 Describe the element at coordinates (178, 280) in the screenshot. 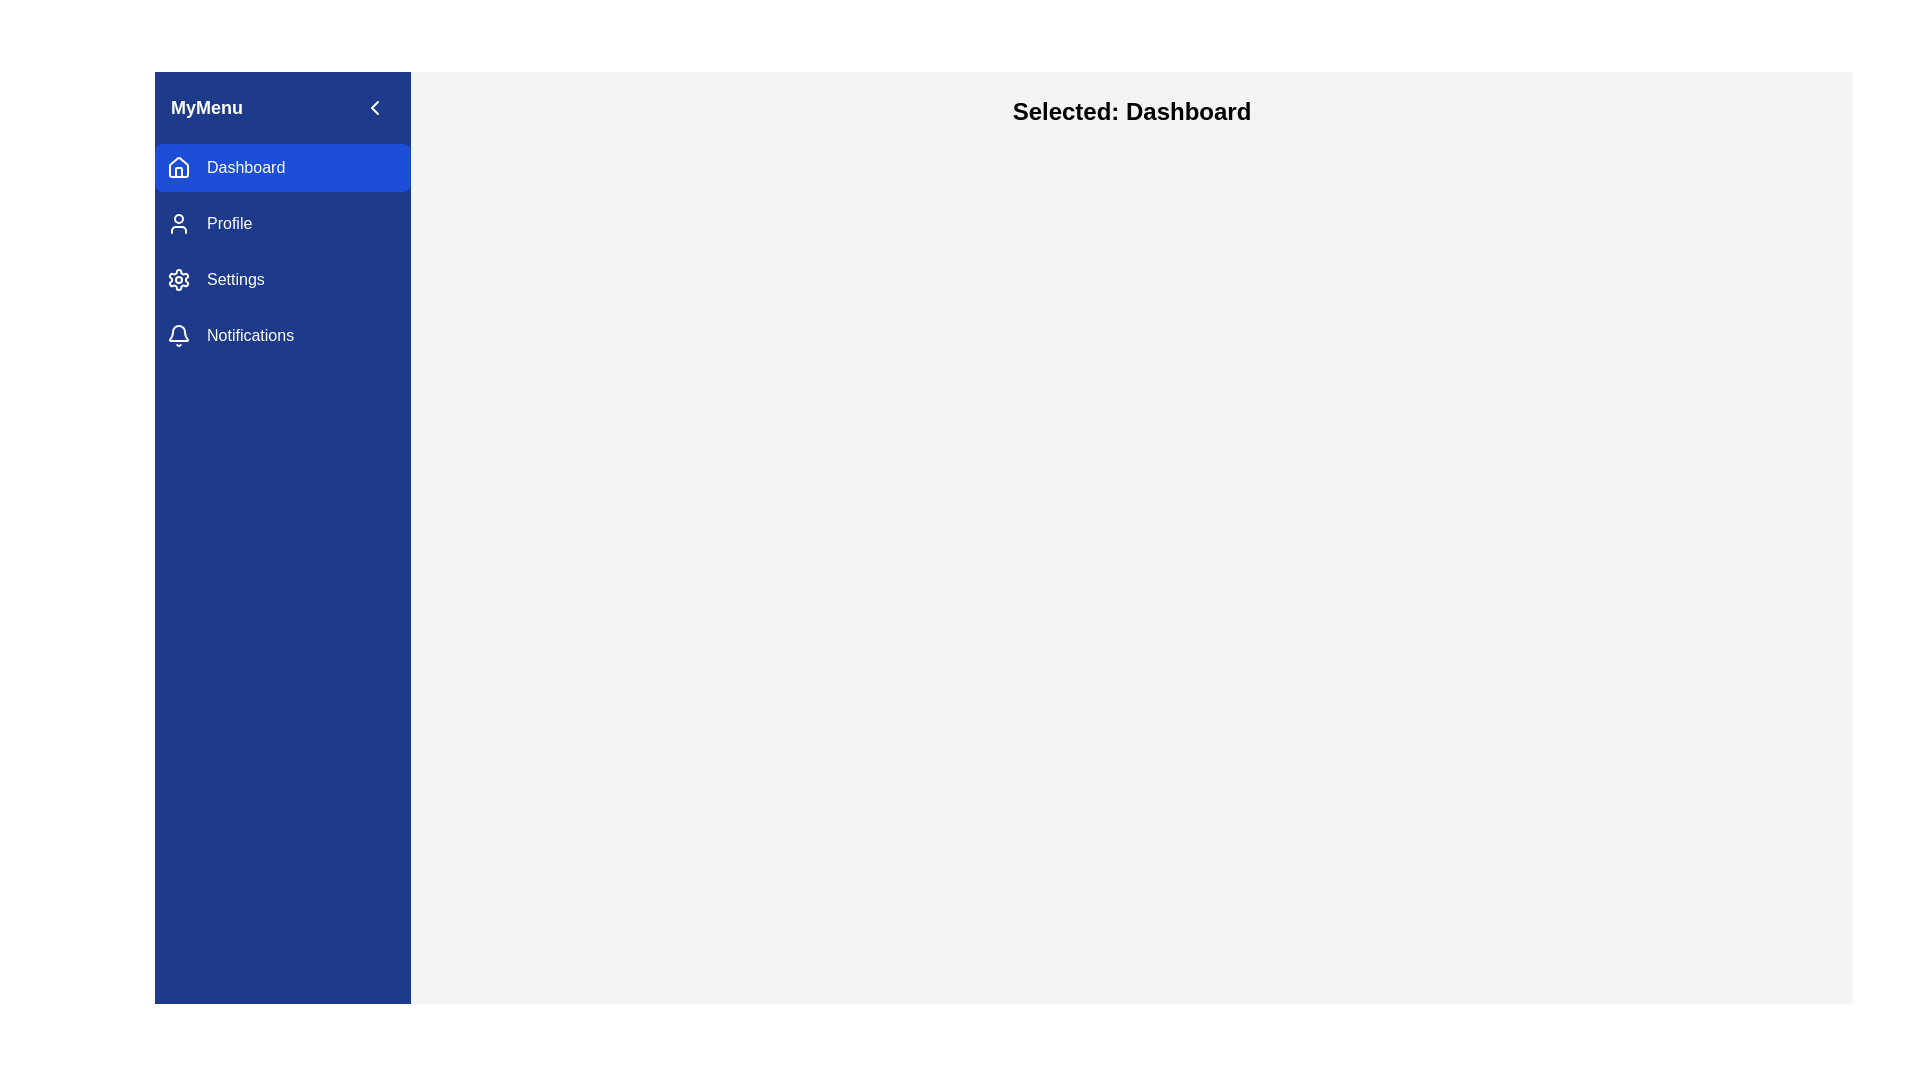

I see `the small cogwheel-like icon located next to the 'Settings' label on the left-side menu panel` at that location.